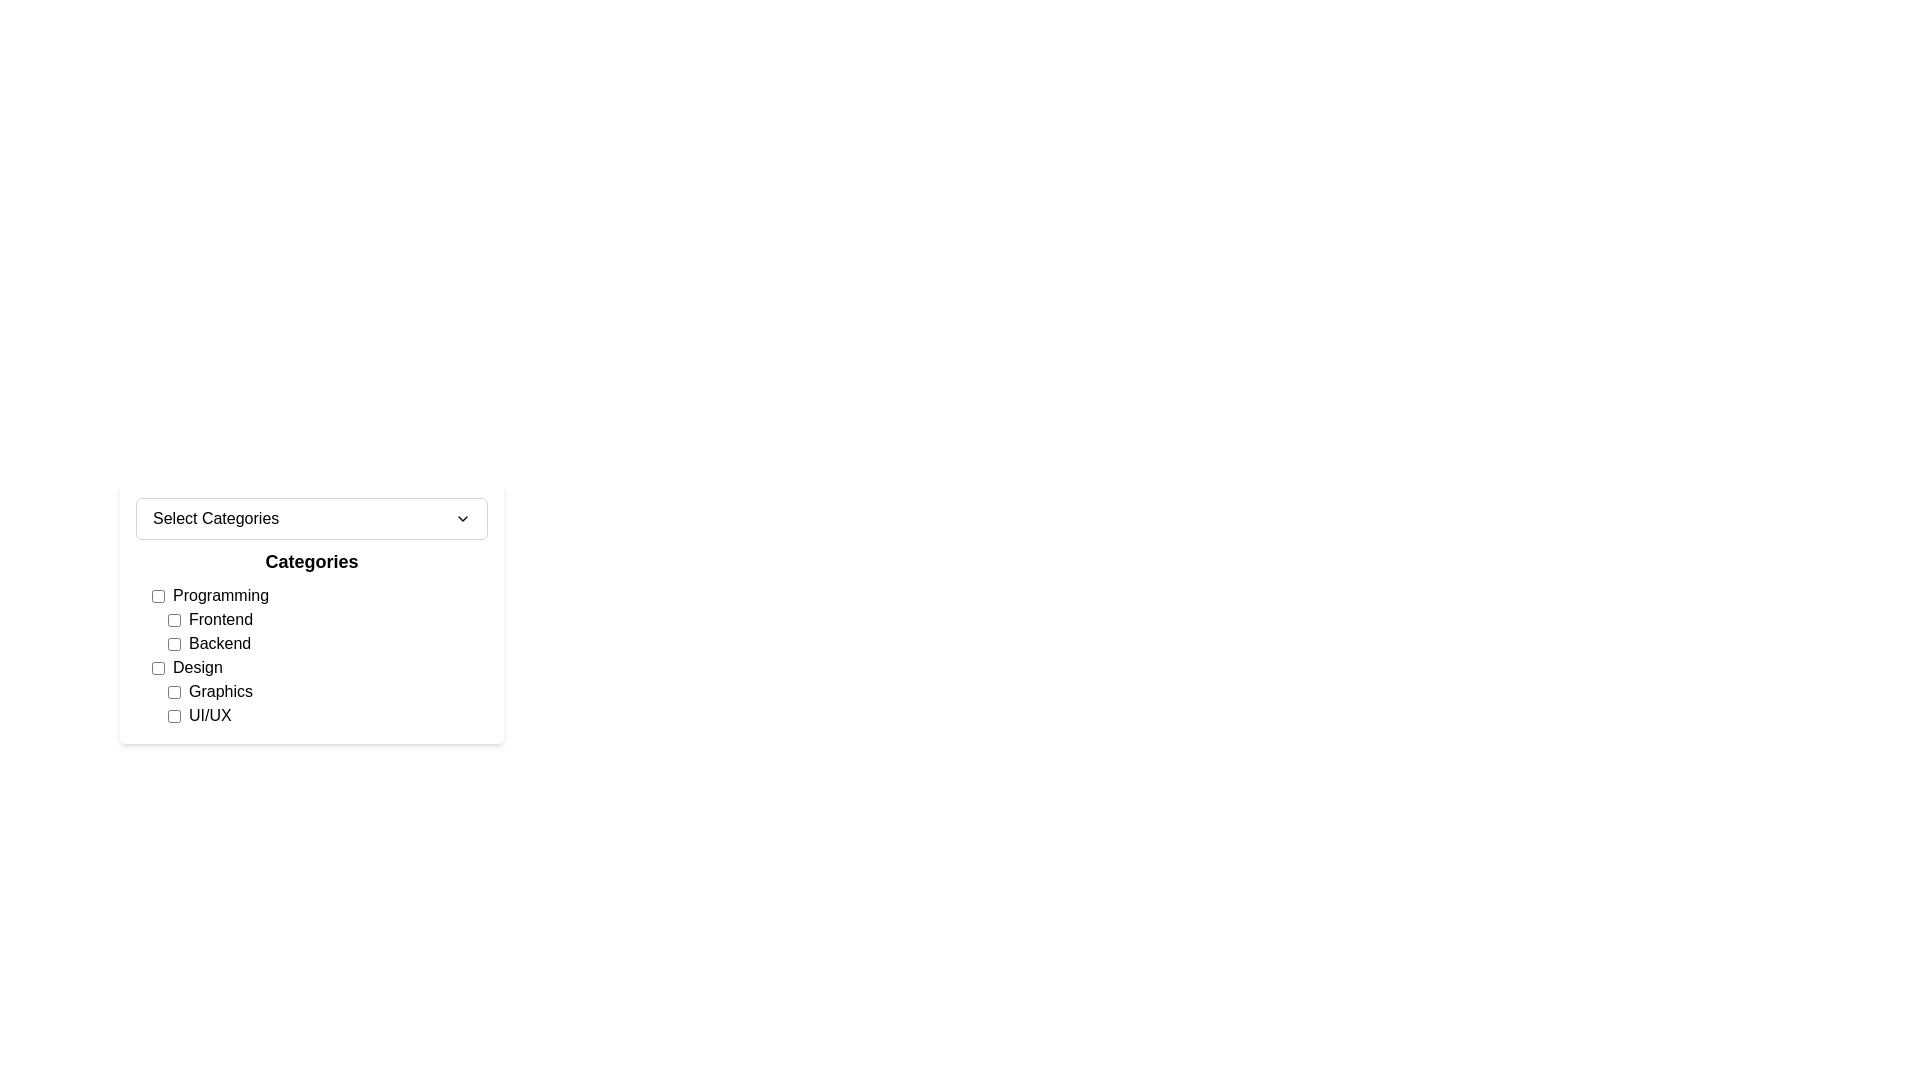  What do you see at coordinates (157, 667) in the screenshot?
I see `the checkbox located to the left of the 'Design' label in the vertical list of selectable categories` at bounding box center [157, 667].